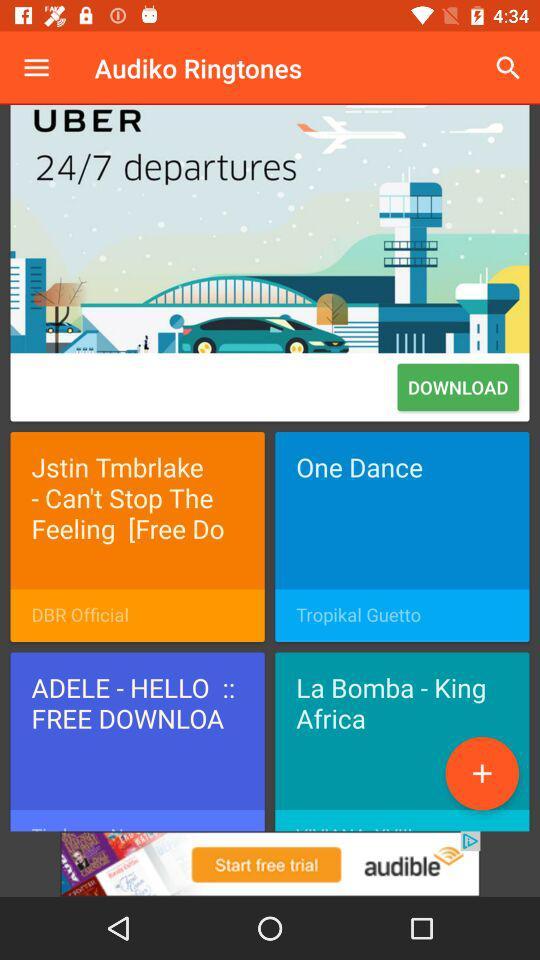 This screenshot has width=540, height=960. Describe the element at coordinates (481, 772) in the screenshot. I see `the add icon` at that location.